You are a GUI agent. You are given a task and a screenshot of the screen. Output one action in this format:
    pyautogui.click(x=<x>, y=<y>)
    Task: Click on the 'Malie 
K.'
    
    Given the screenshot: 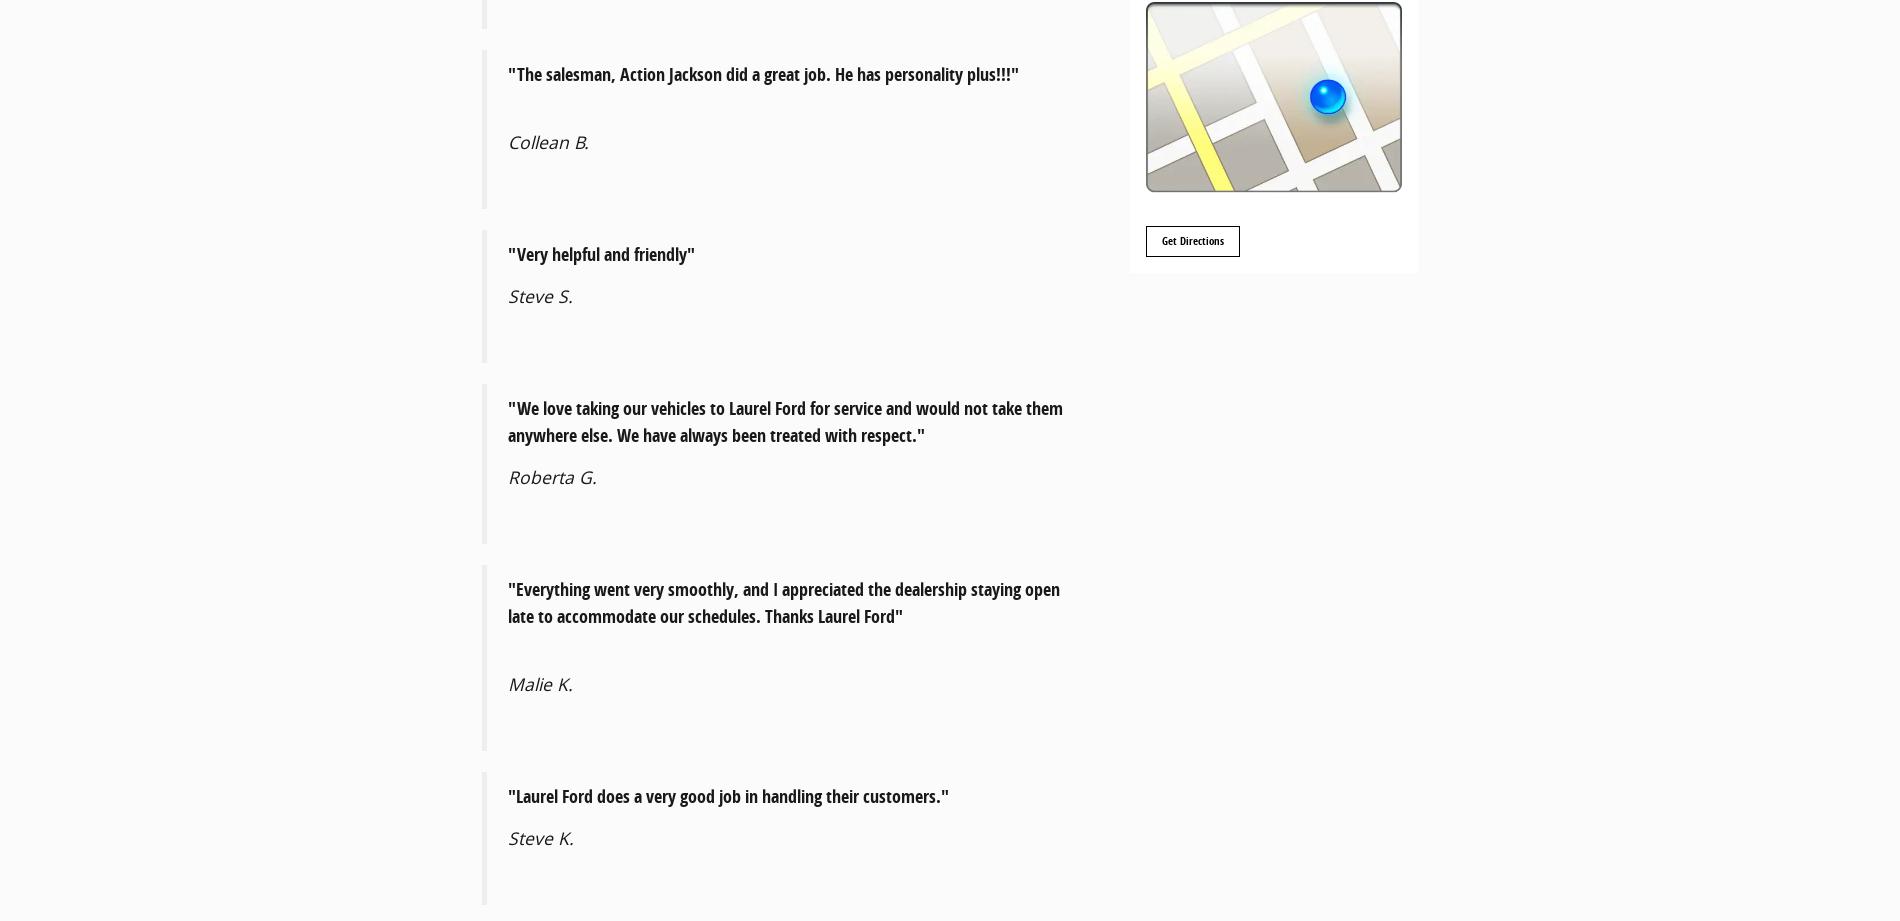 What is the action you would take?
    pyautogui.click(x=540, y=684)
    